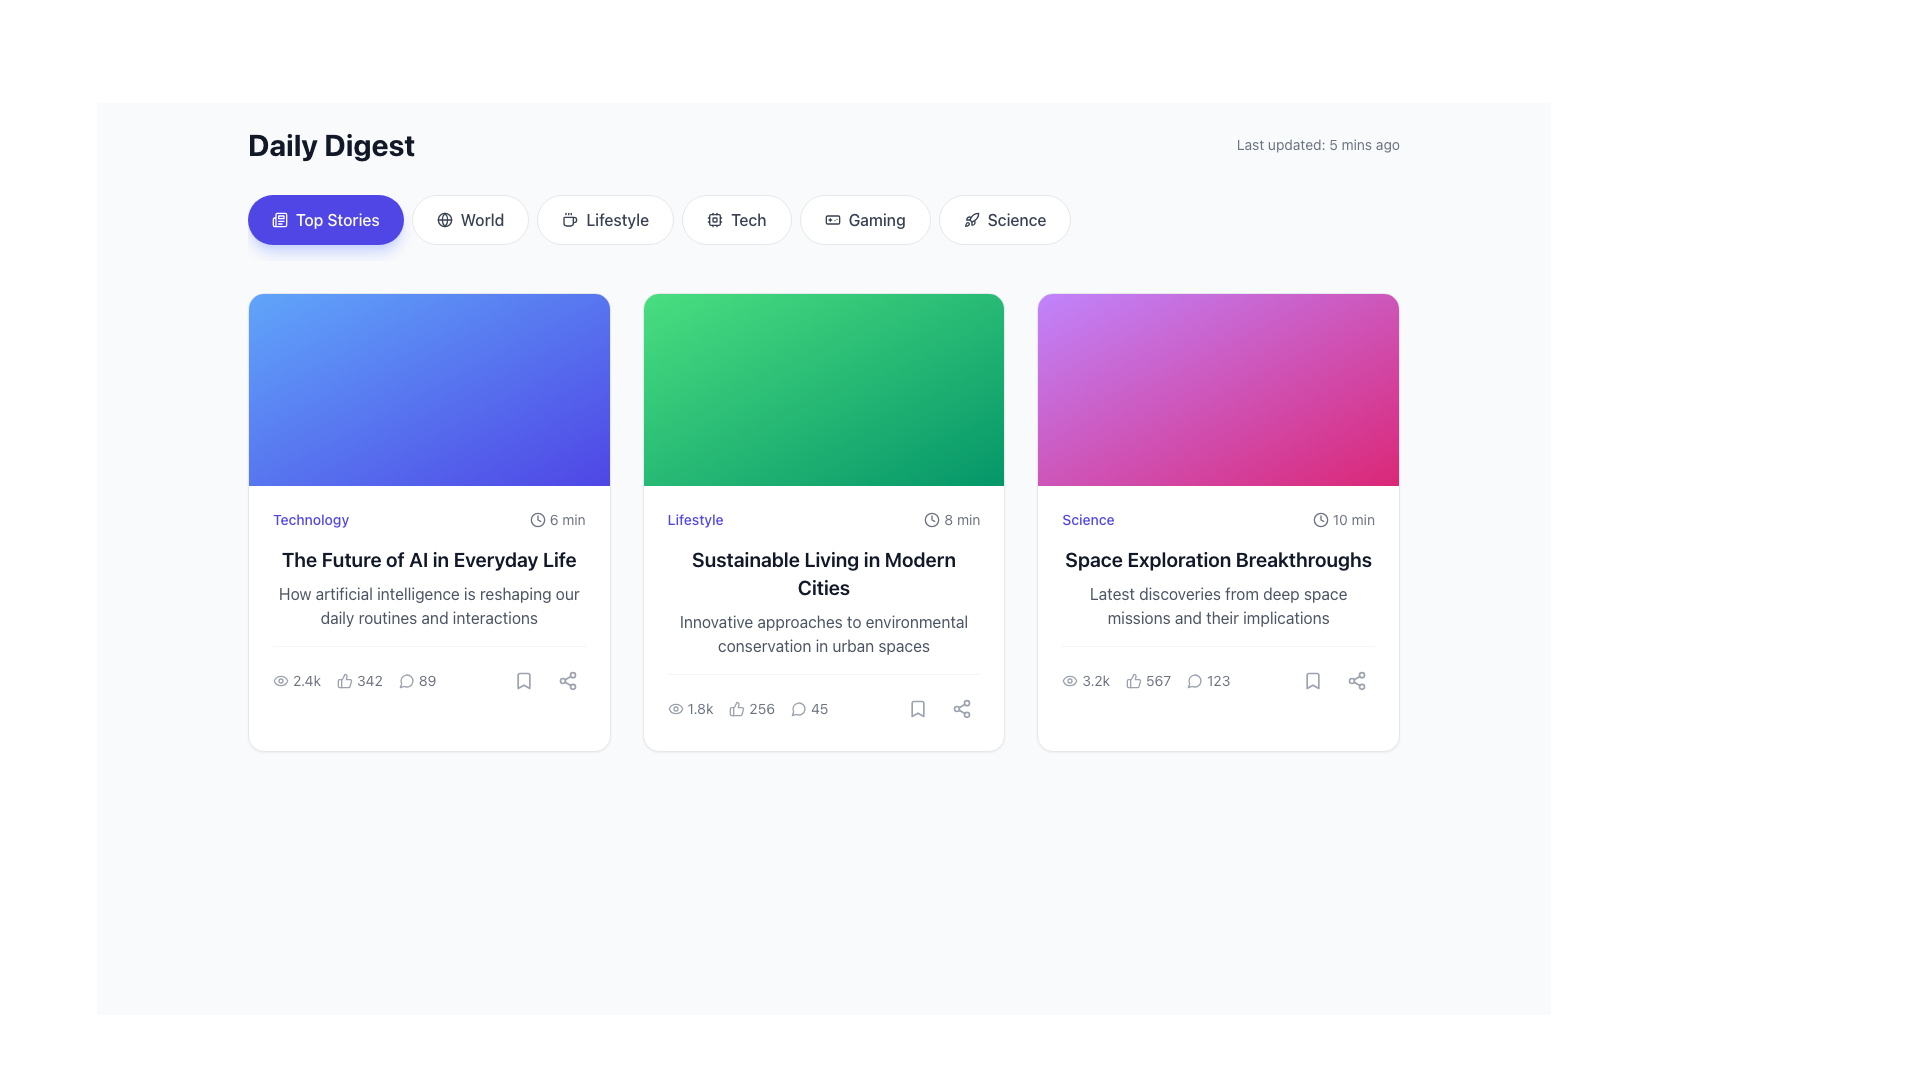  Describe the element at coordinates (1005, 219) in the screenshot. I see `the pill-shaped button labeled 'Science' with a white background and gray border` at that location.